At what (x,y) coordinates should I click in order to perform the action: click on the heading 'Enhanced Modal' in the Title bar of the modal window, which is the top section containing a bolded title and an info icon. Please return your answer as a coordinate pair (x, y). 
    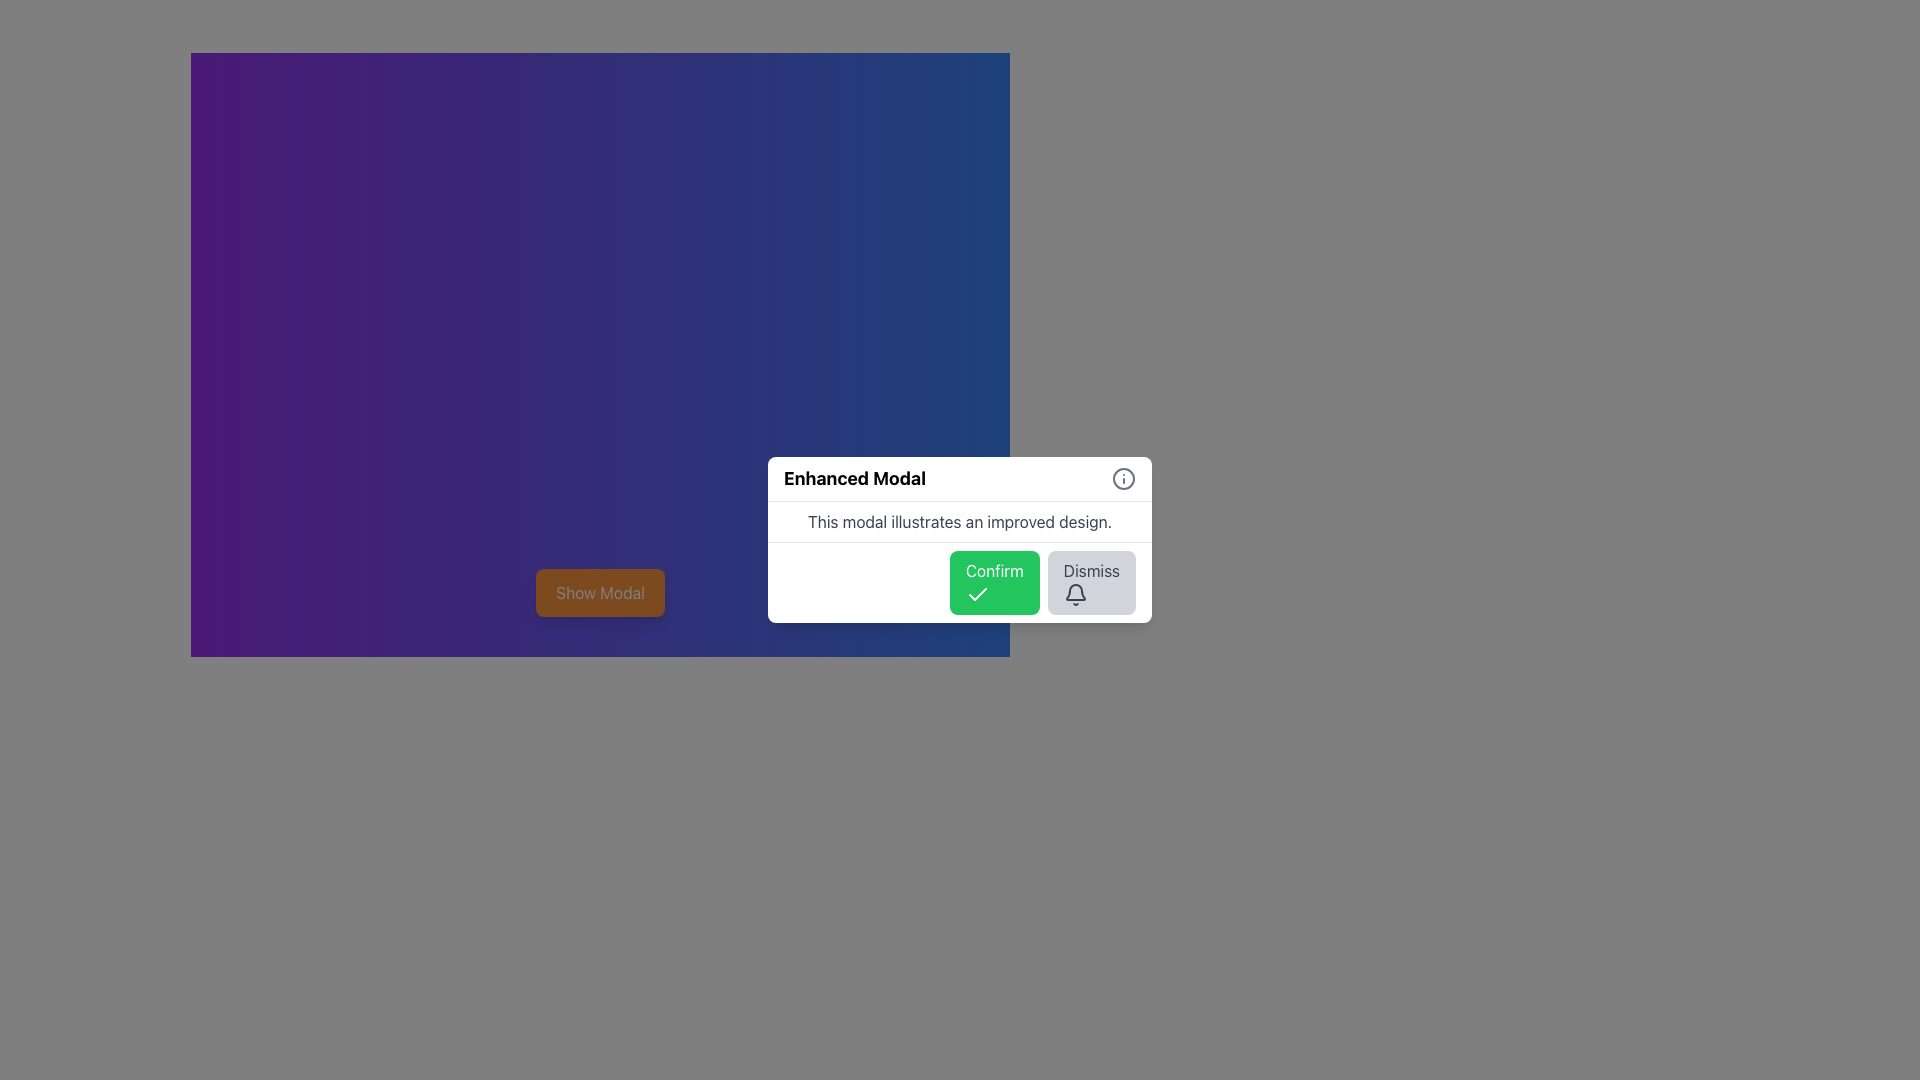
    Looking at the image, I should click on (960, 479).